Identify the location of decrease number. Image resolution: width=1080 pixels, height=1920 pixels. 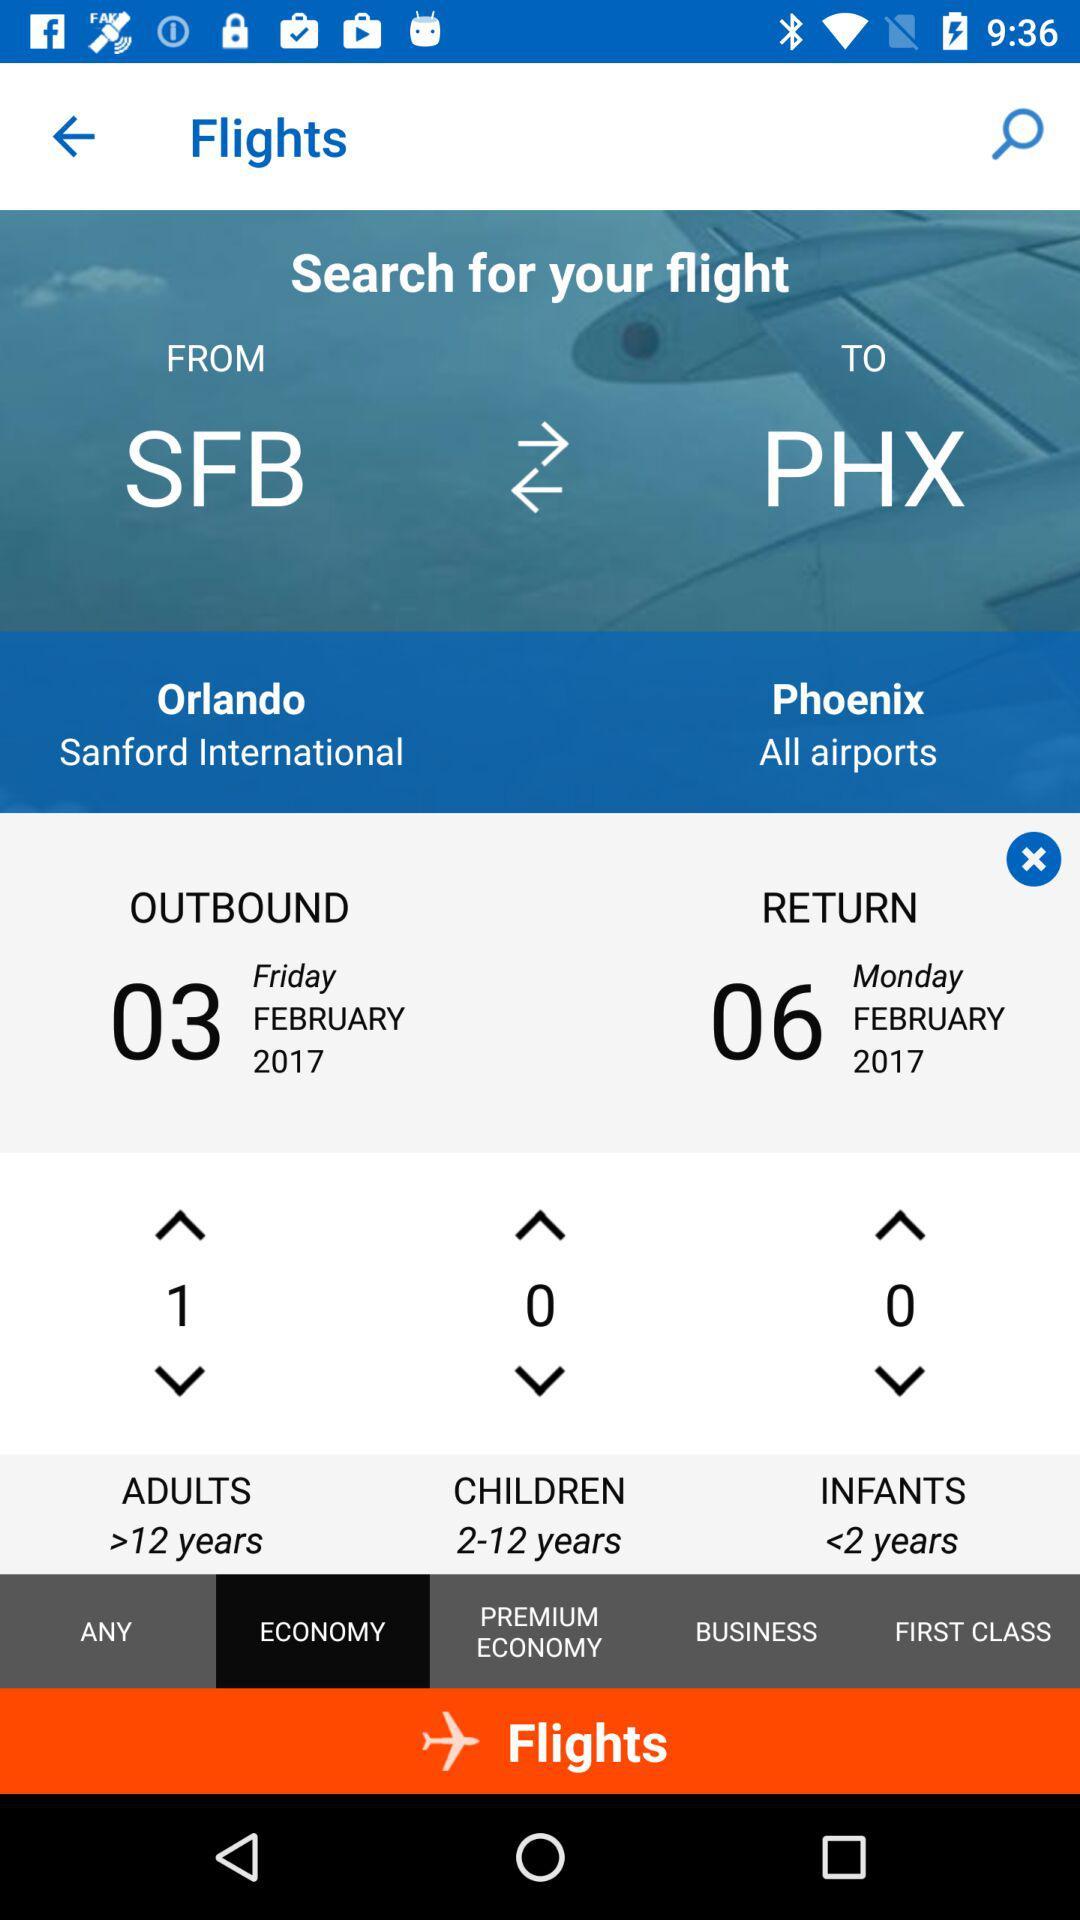
(180, 1380).